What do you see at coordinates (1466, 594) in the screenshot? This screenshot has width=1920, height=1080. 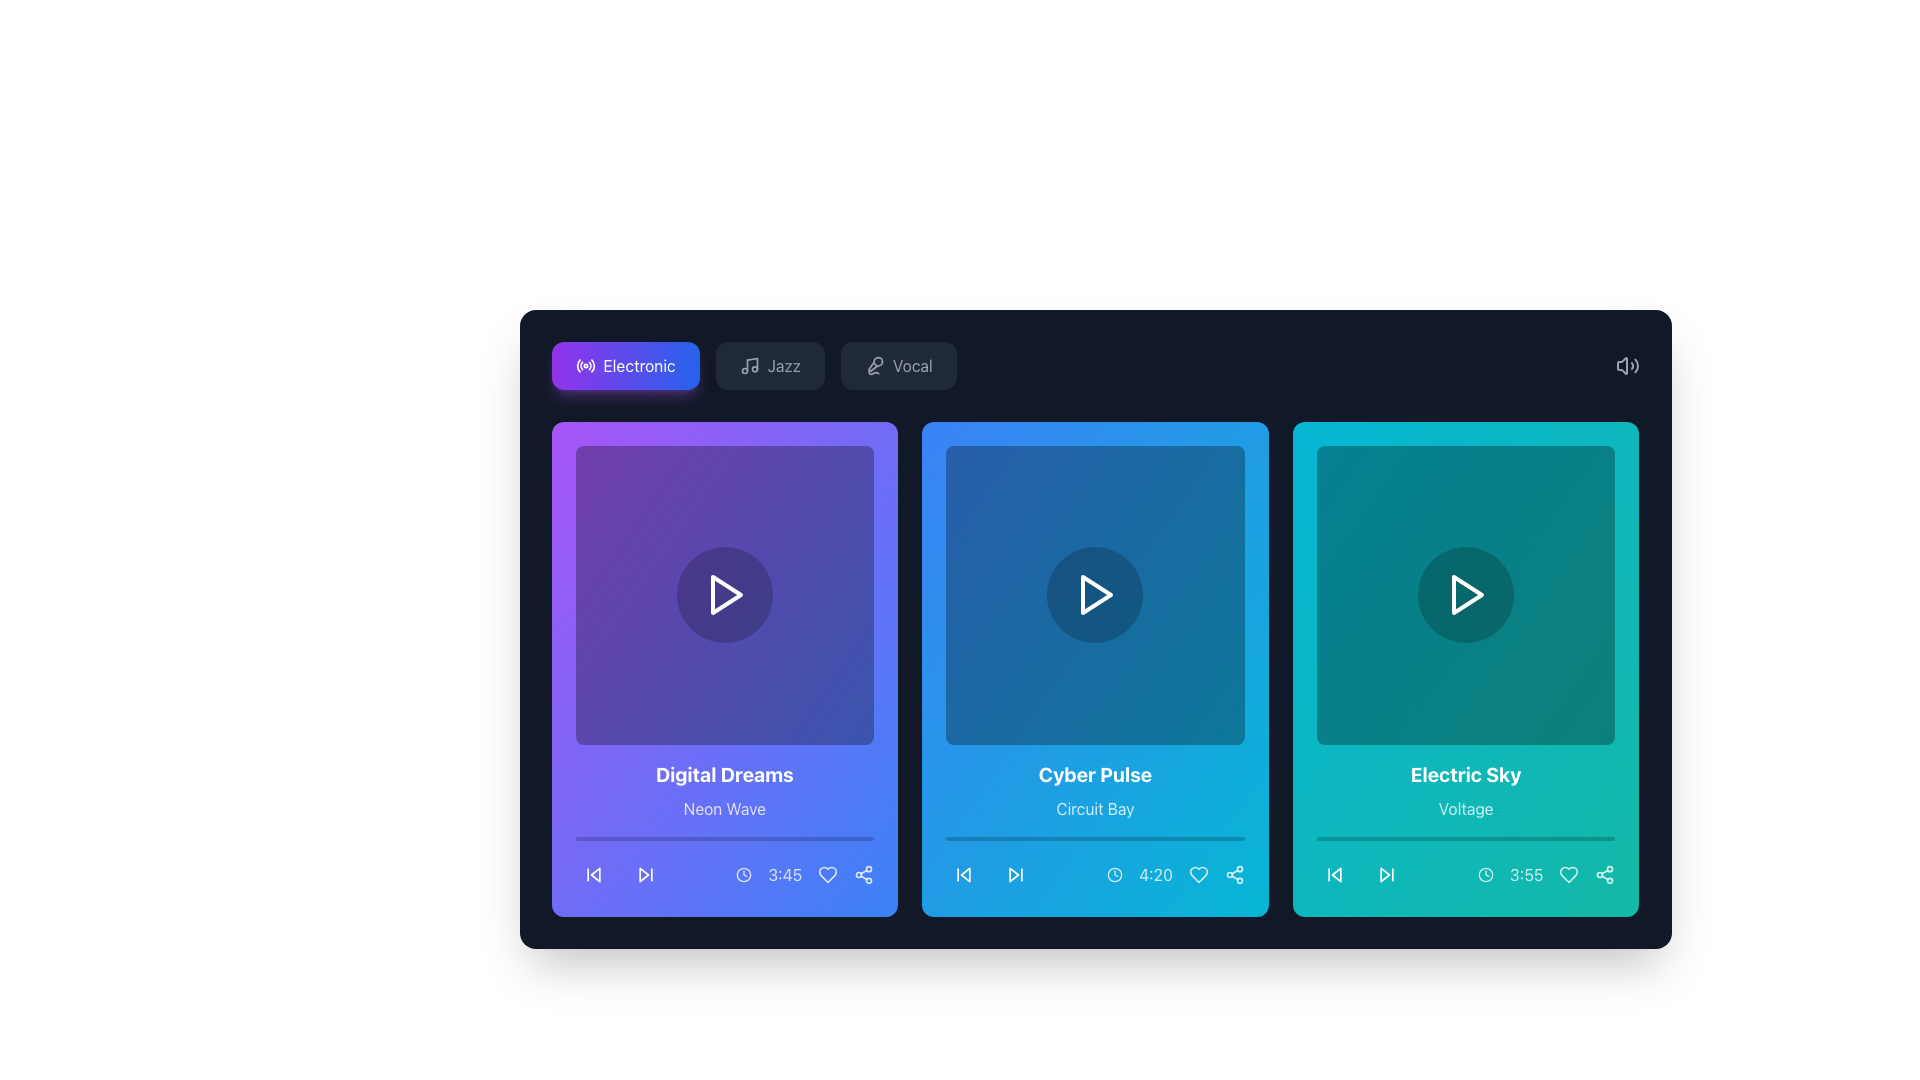 I see `the white triangular play icon button within the circular button that is located in the third card from the left, which is associated with the ‘Electric Sky’ track information` at bounding box center [1466, 594].